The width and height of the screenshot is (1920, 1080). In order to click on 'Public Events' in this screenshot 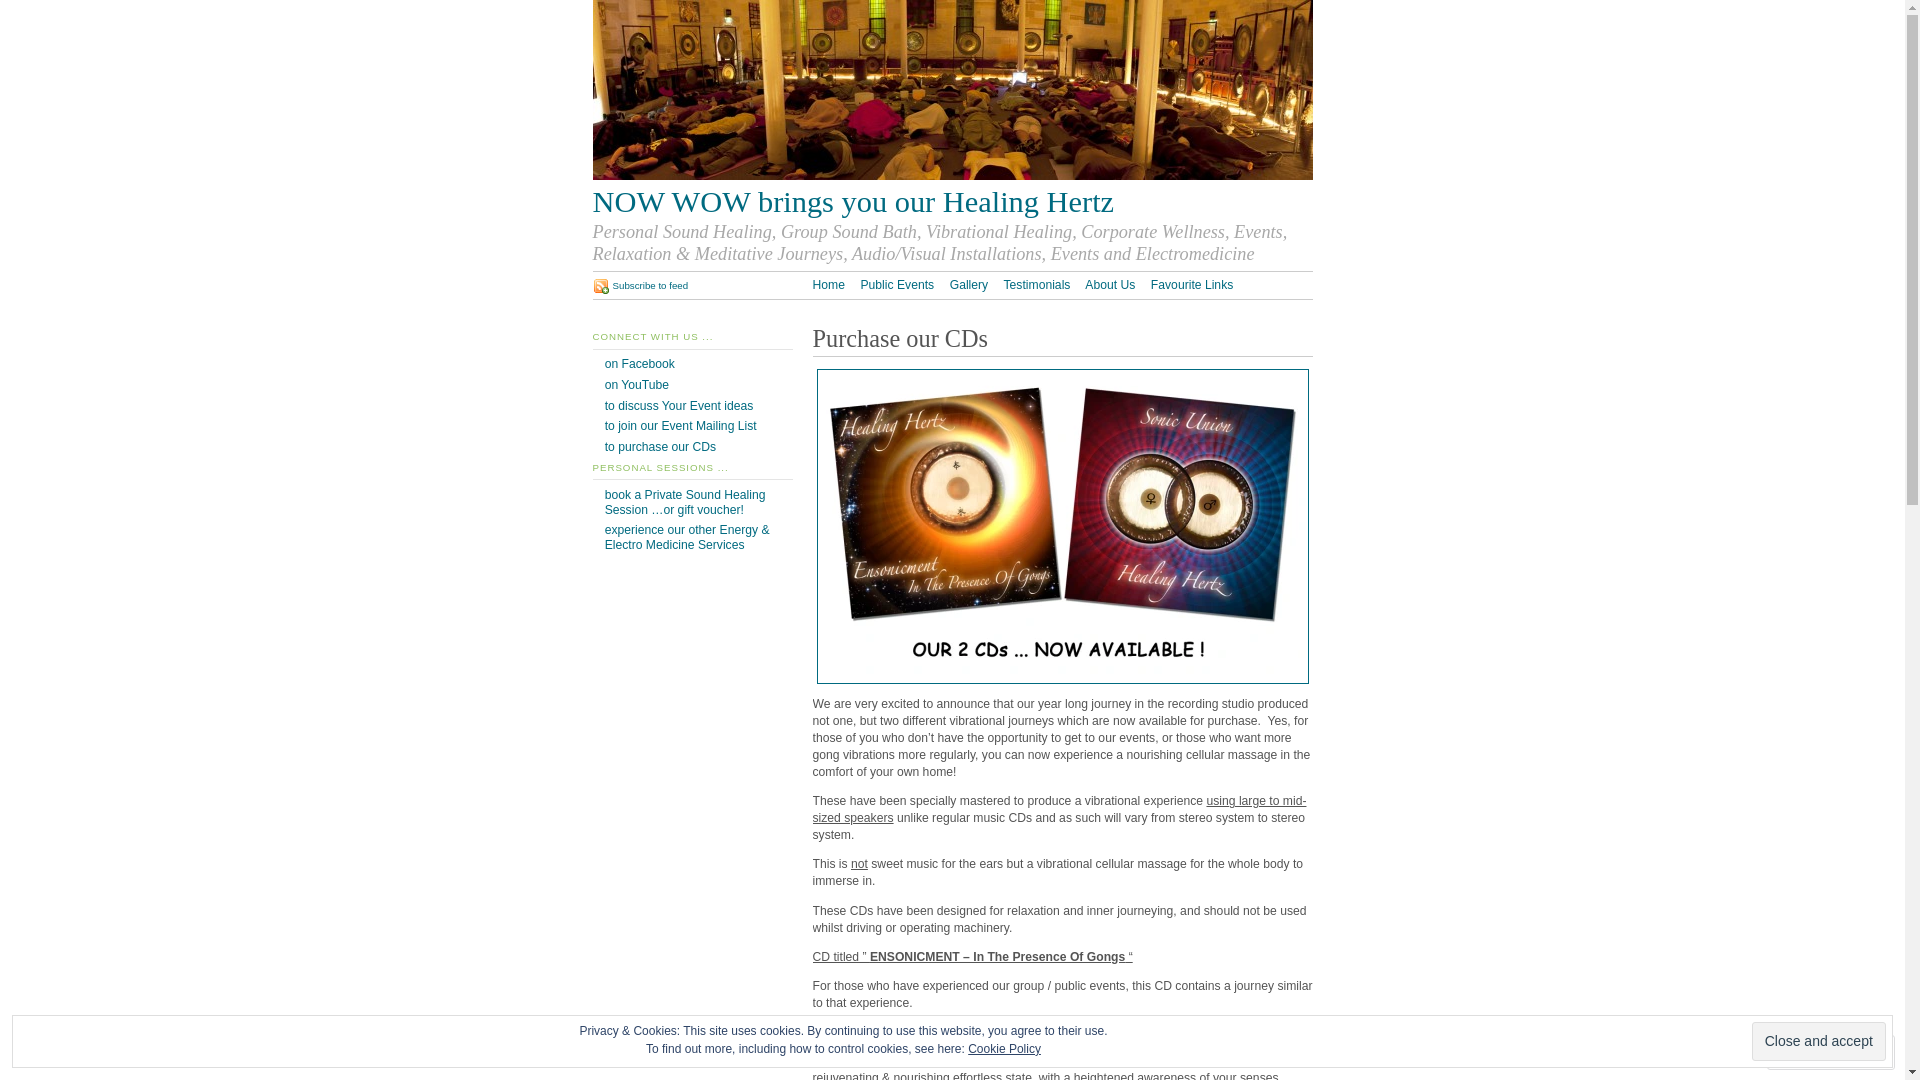, I will do `click(896, 285)`.